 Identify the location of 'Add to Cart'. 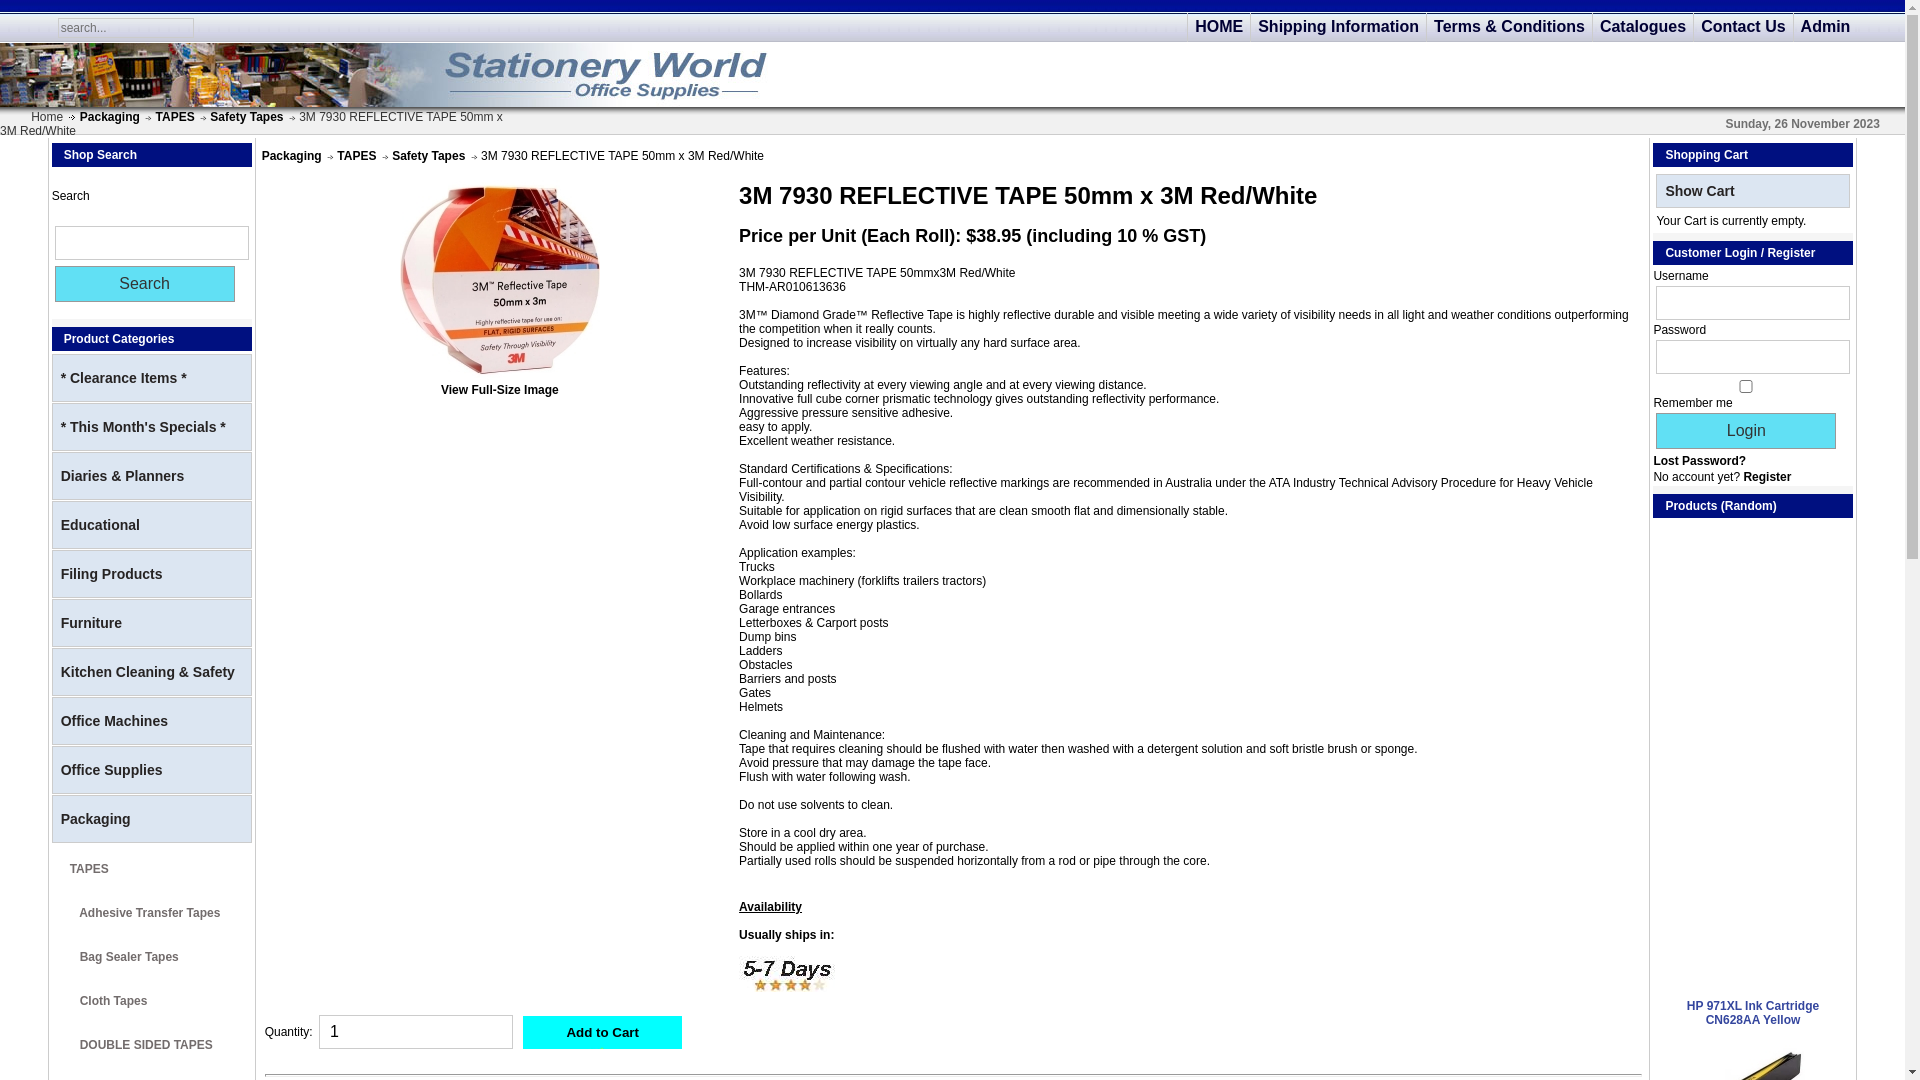
(602, 1032).